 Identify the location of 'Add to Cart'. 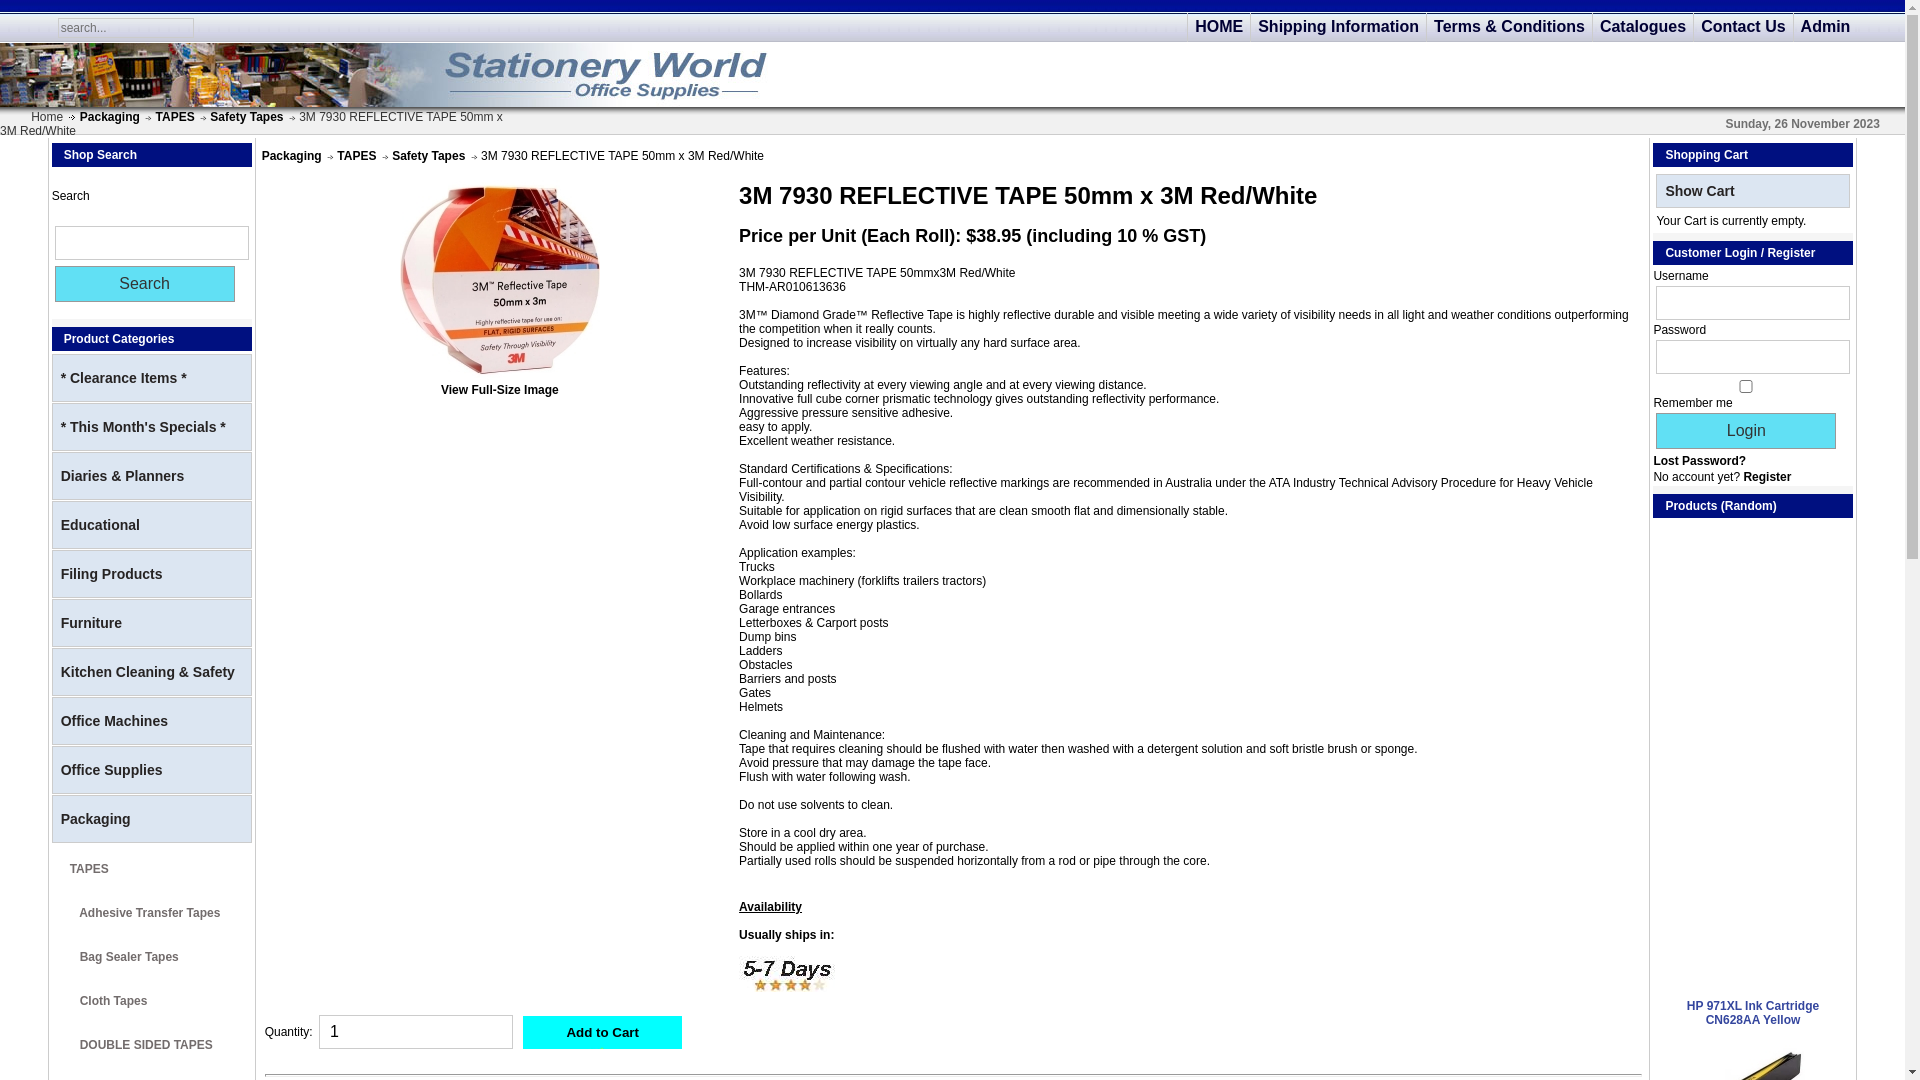
(602, 1032).